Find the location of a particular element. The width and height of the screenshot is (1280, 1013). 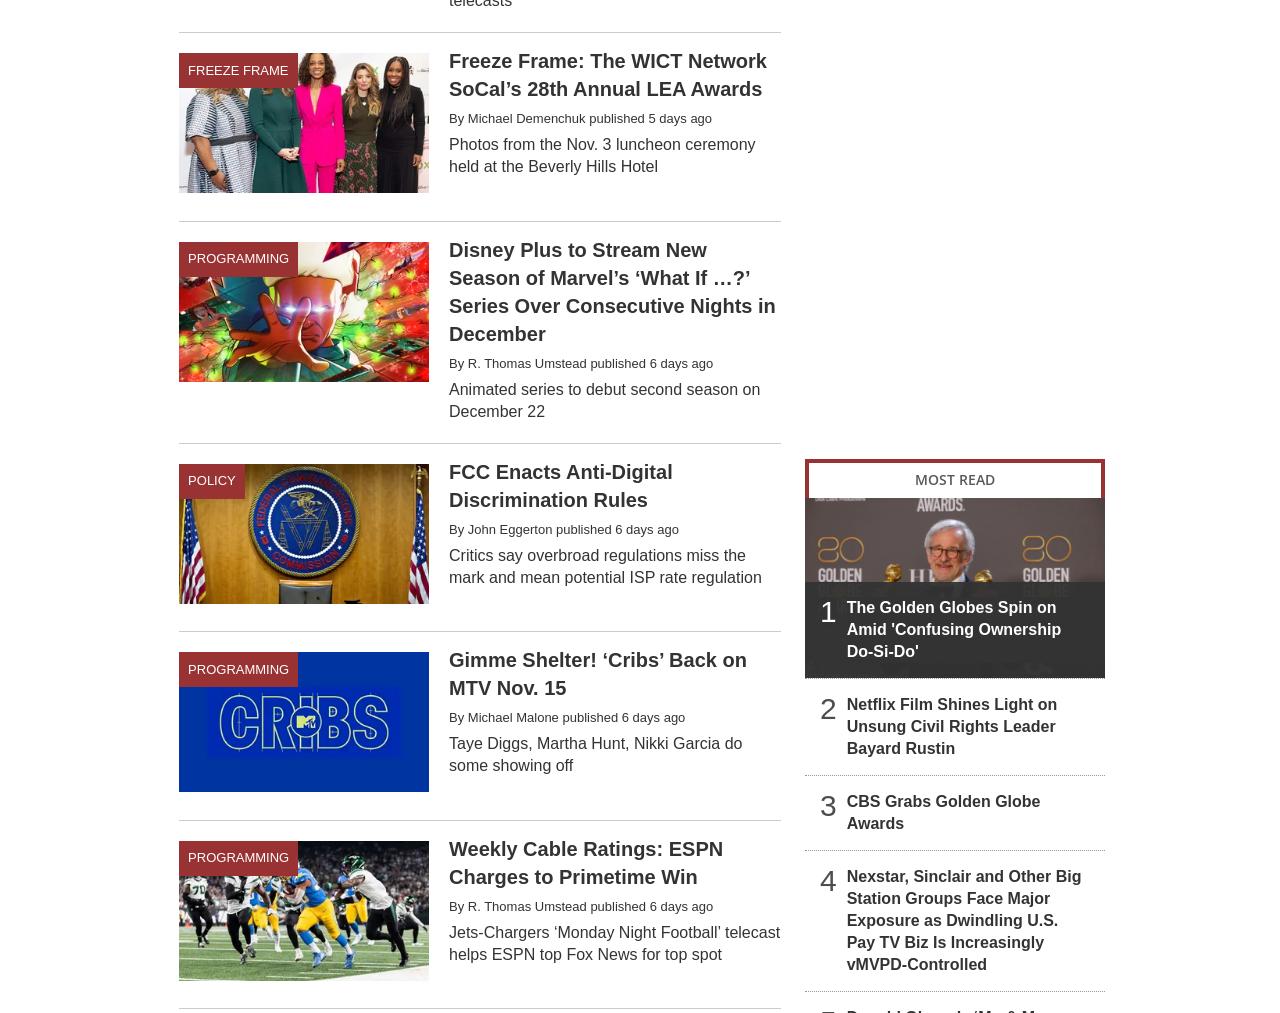

'The Golden Globes Spin on Amid 'Confusing Ownership Do-Si-Do'' is located at coordinates (952, 627).